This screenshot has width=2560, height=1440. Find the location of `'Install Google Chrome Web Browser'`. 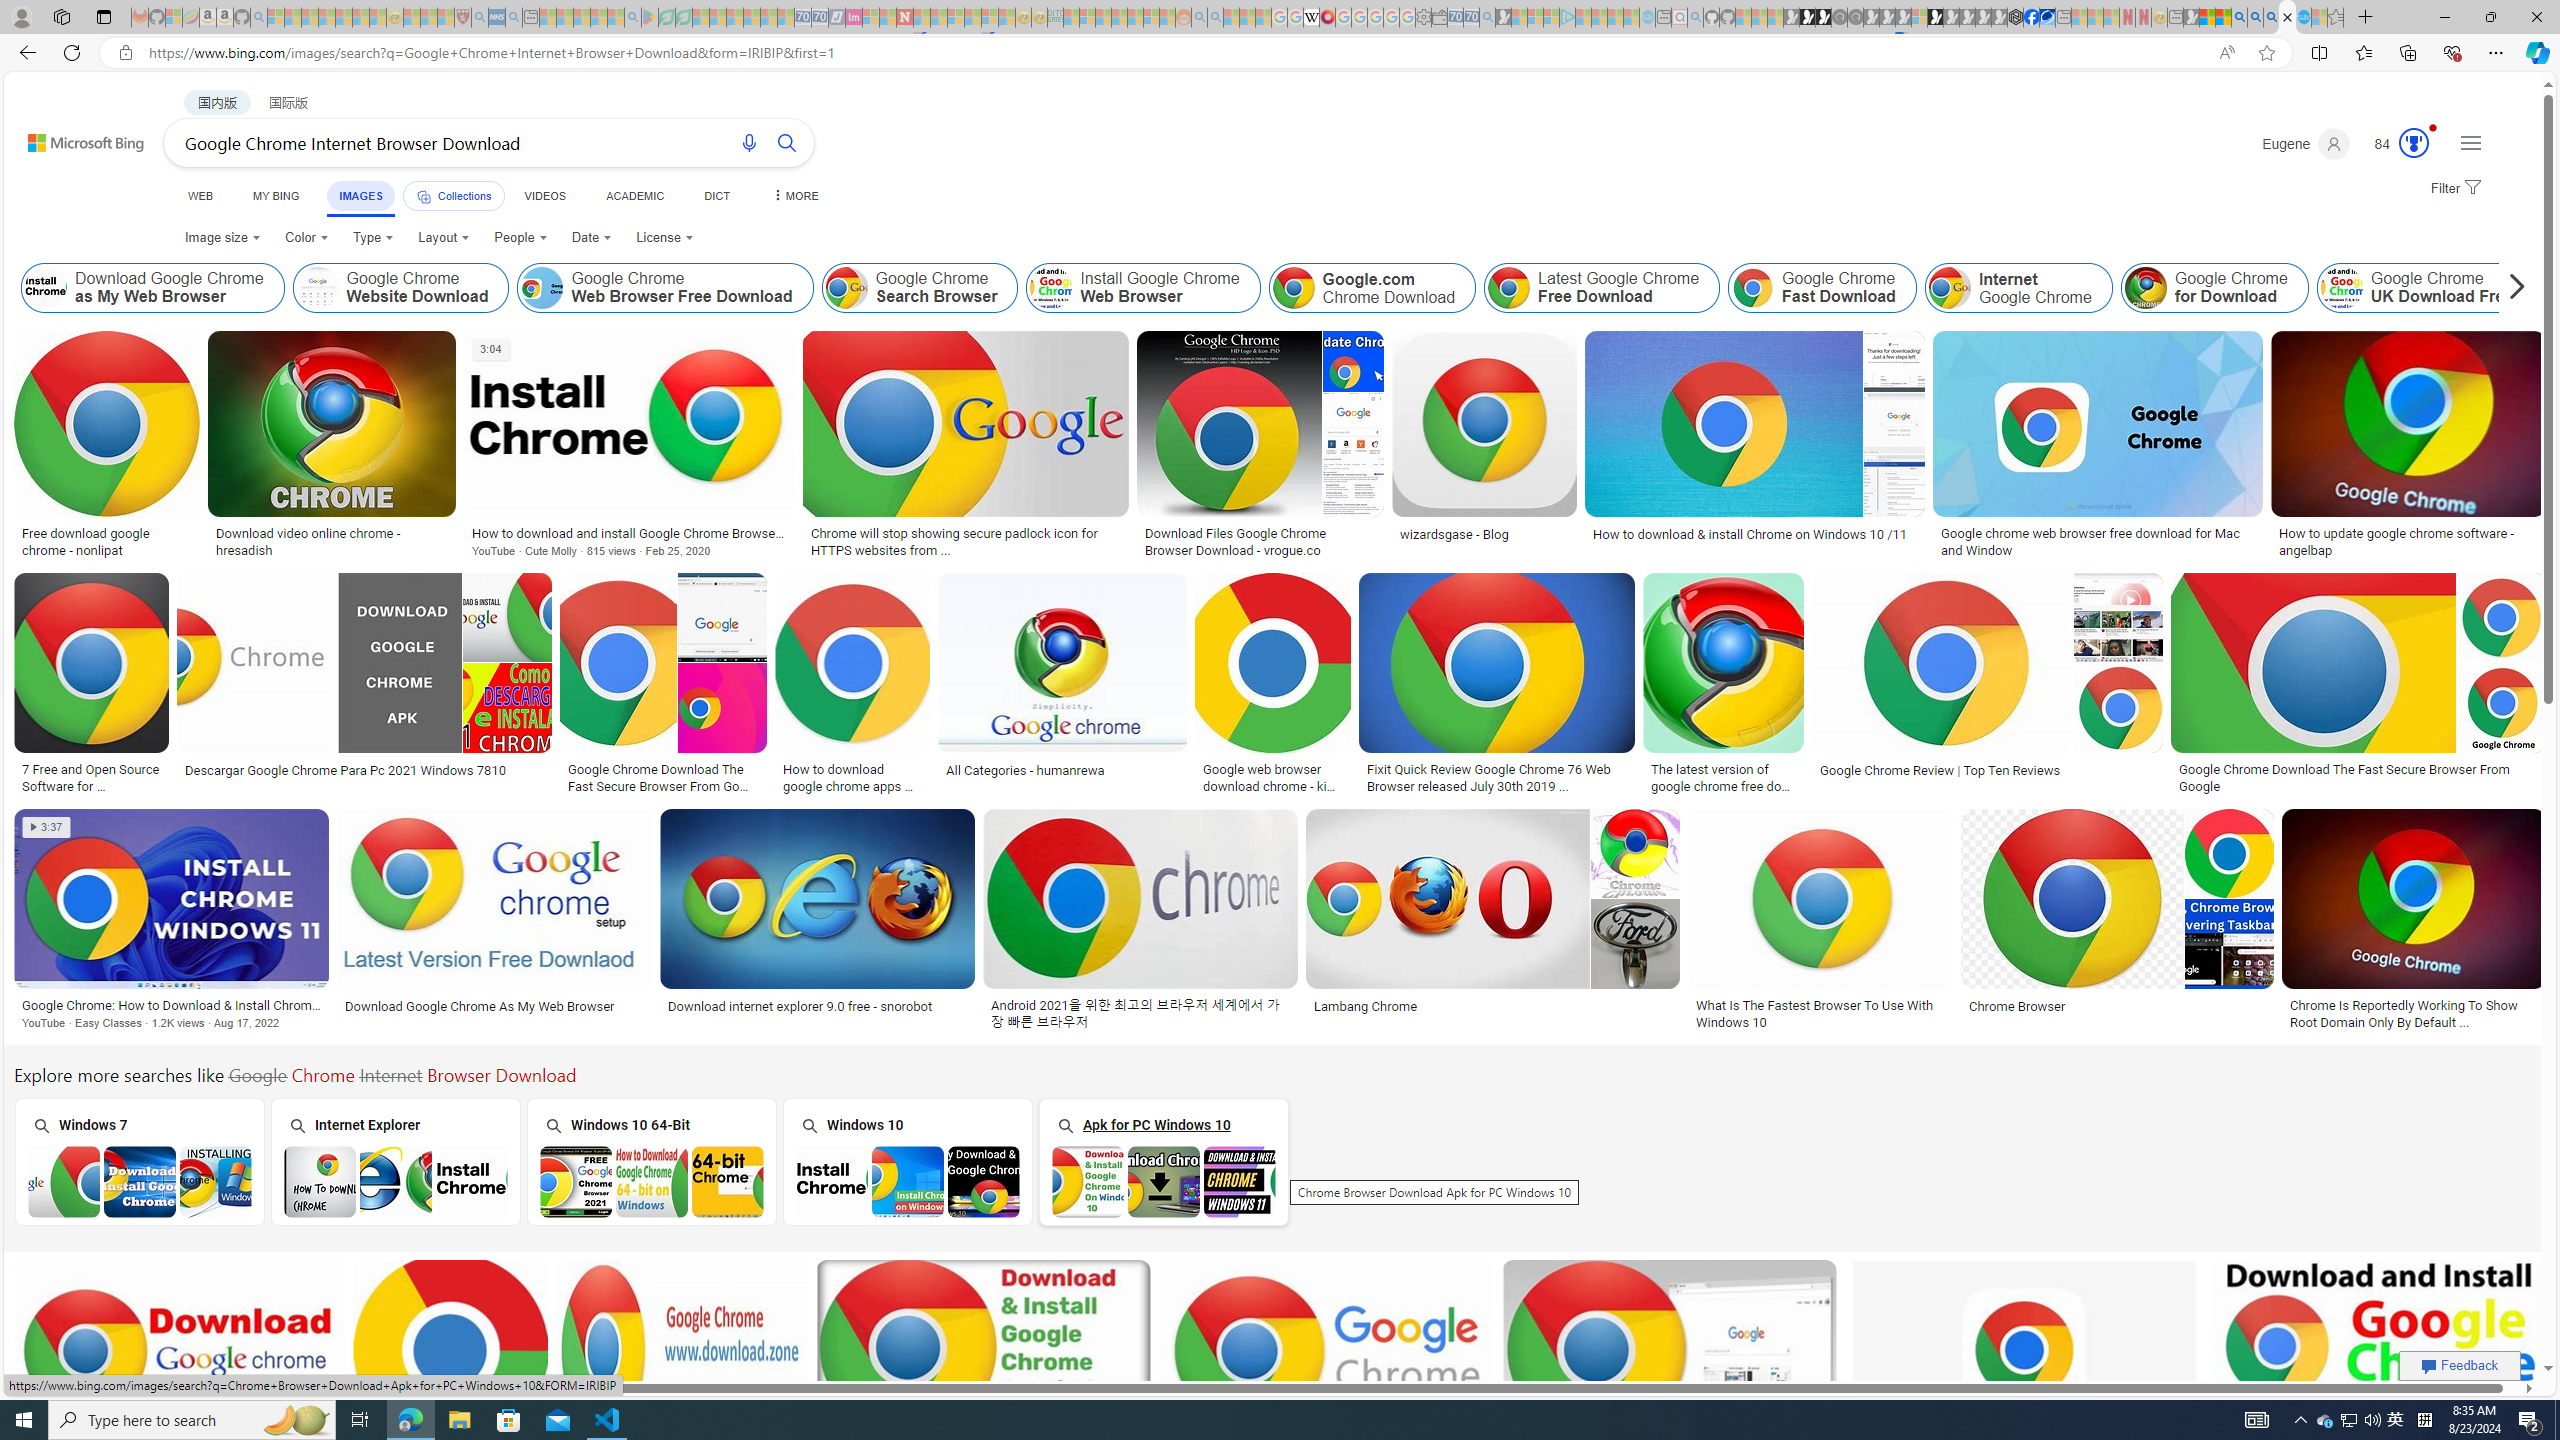

'Install Google Chrome Web Browser' is located at coordinates (1049, 287).